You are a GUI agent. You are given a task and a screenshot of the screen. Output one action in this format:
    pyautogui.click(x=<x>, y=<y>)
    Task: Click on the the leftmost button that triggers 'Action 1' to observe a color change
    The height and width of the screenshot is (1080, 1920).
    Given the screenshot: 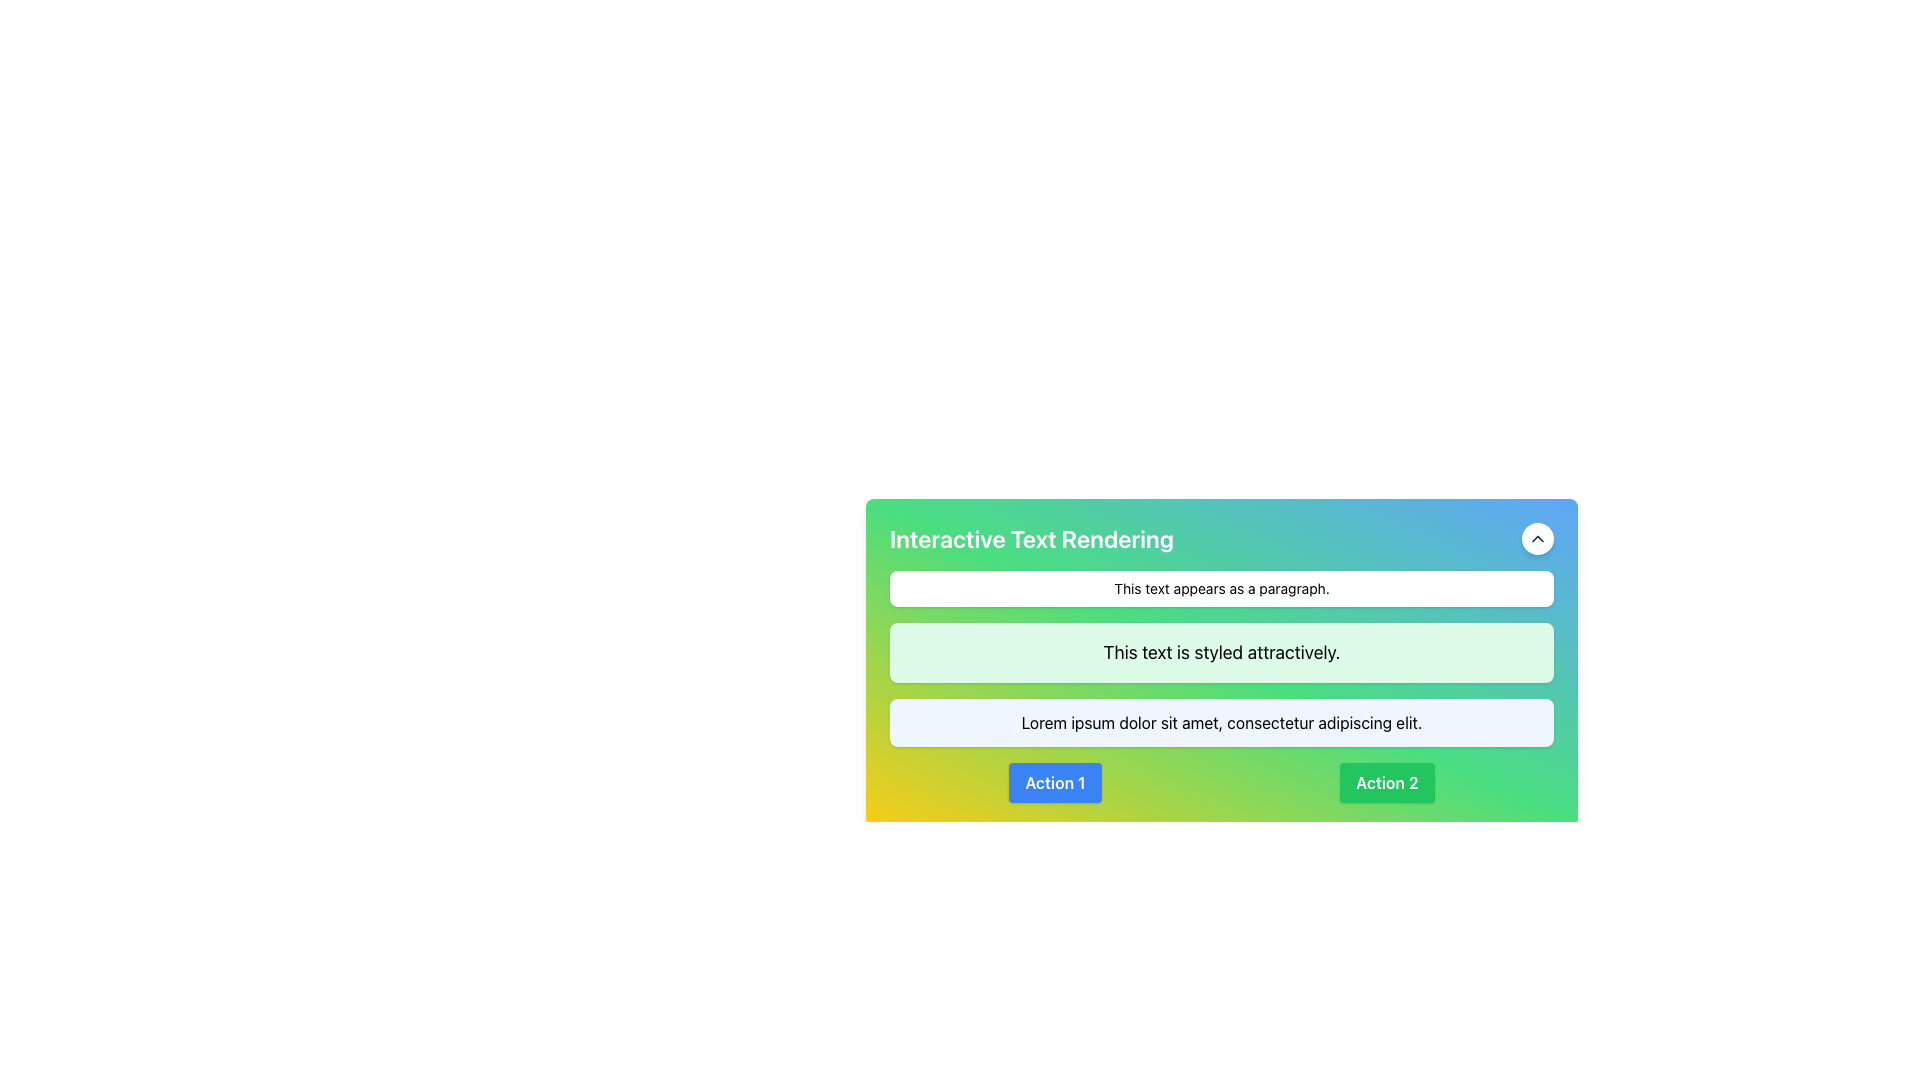 What is the action you would take?
    pyautogui.click(x=1054, y=782)
    